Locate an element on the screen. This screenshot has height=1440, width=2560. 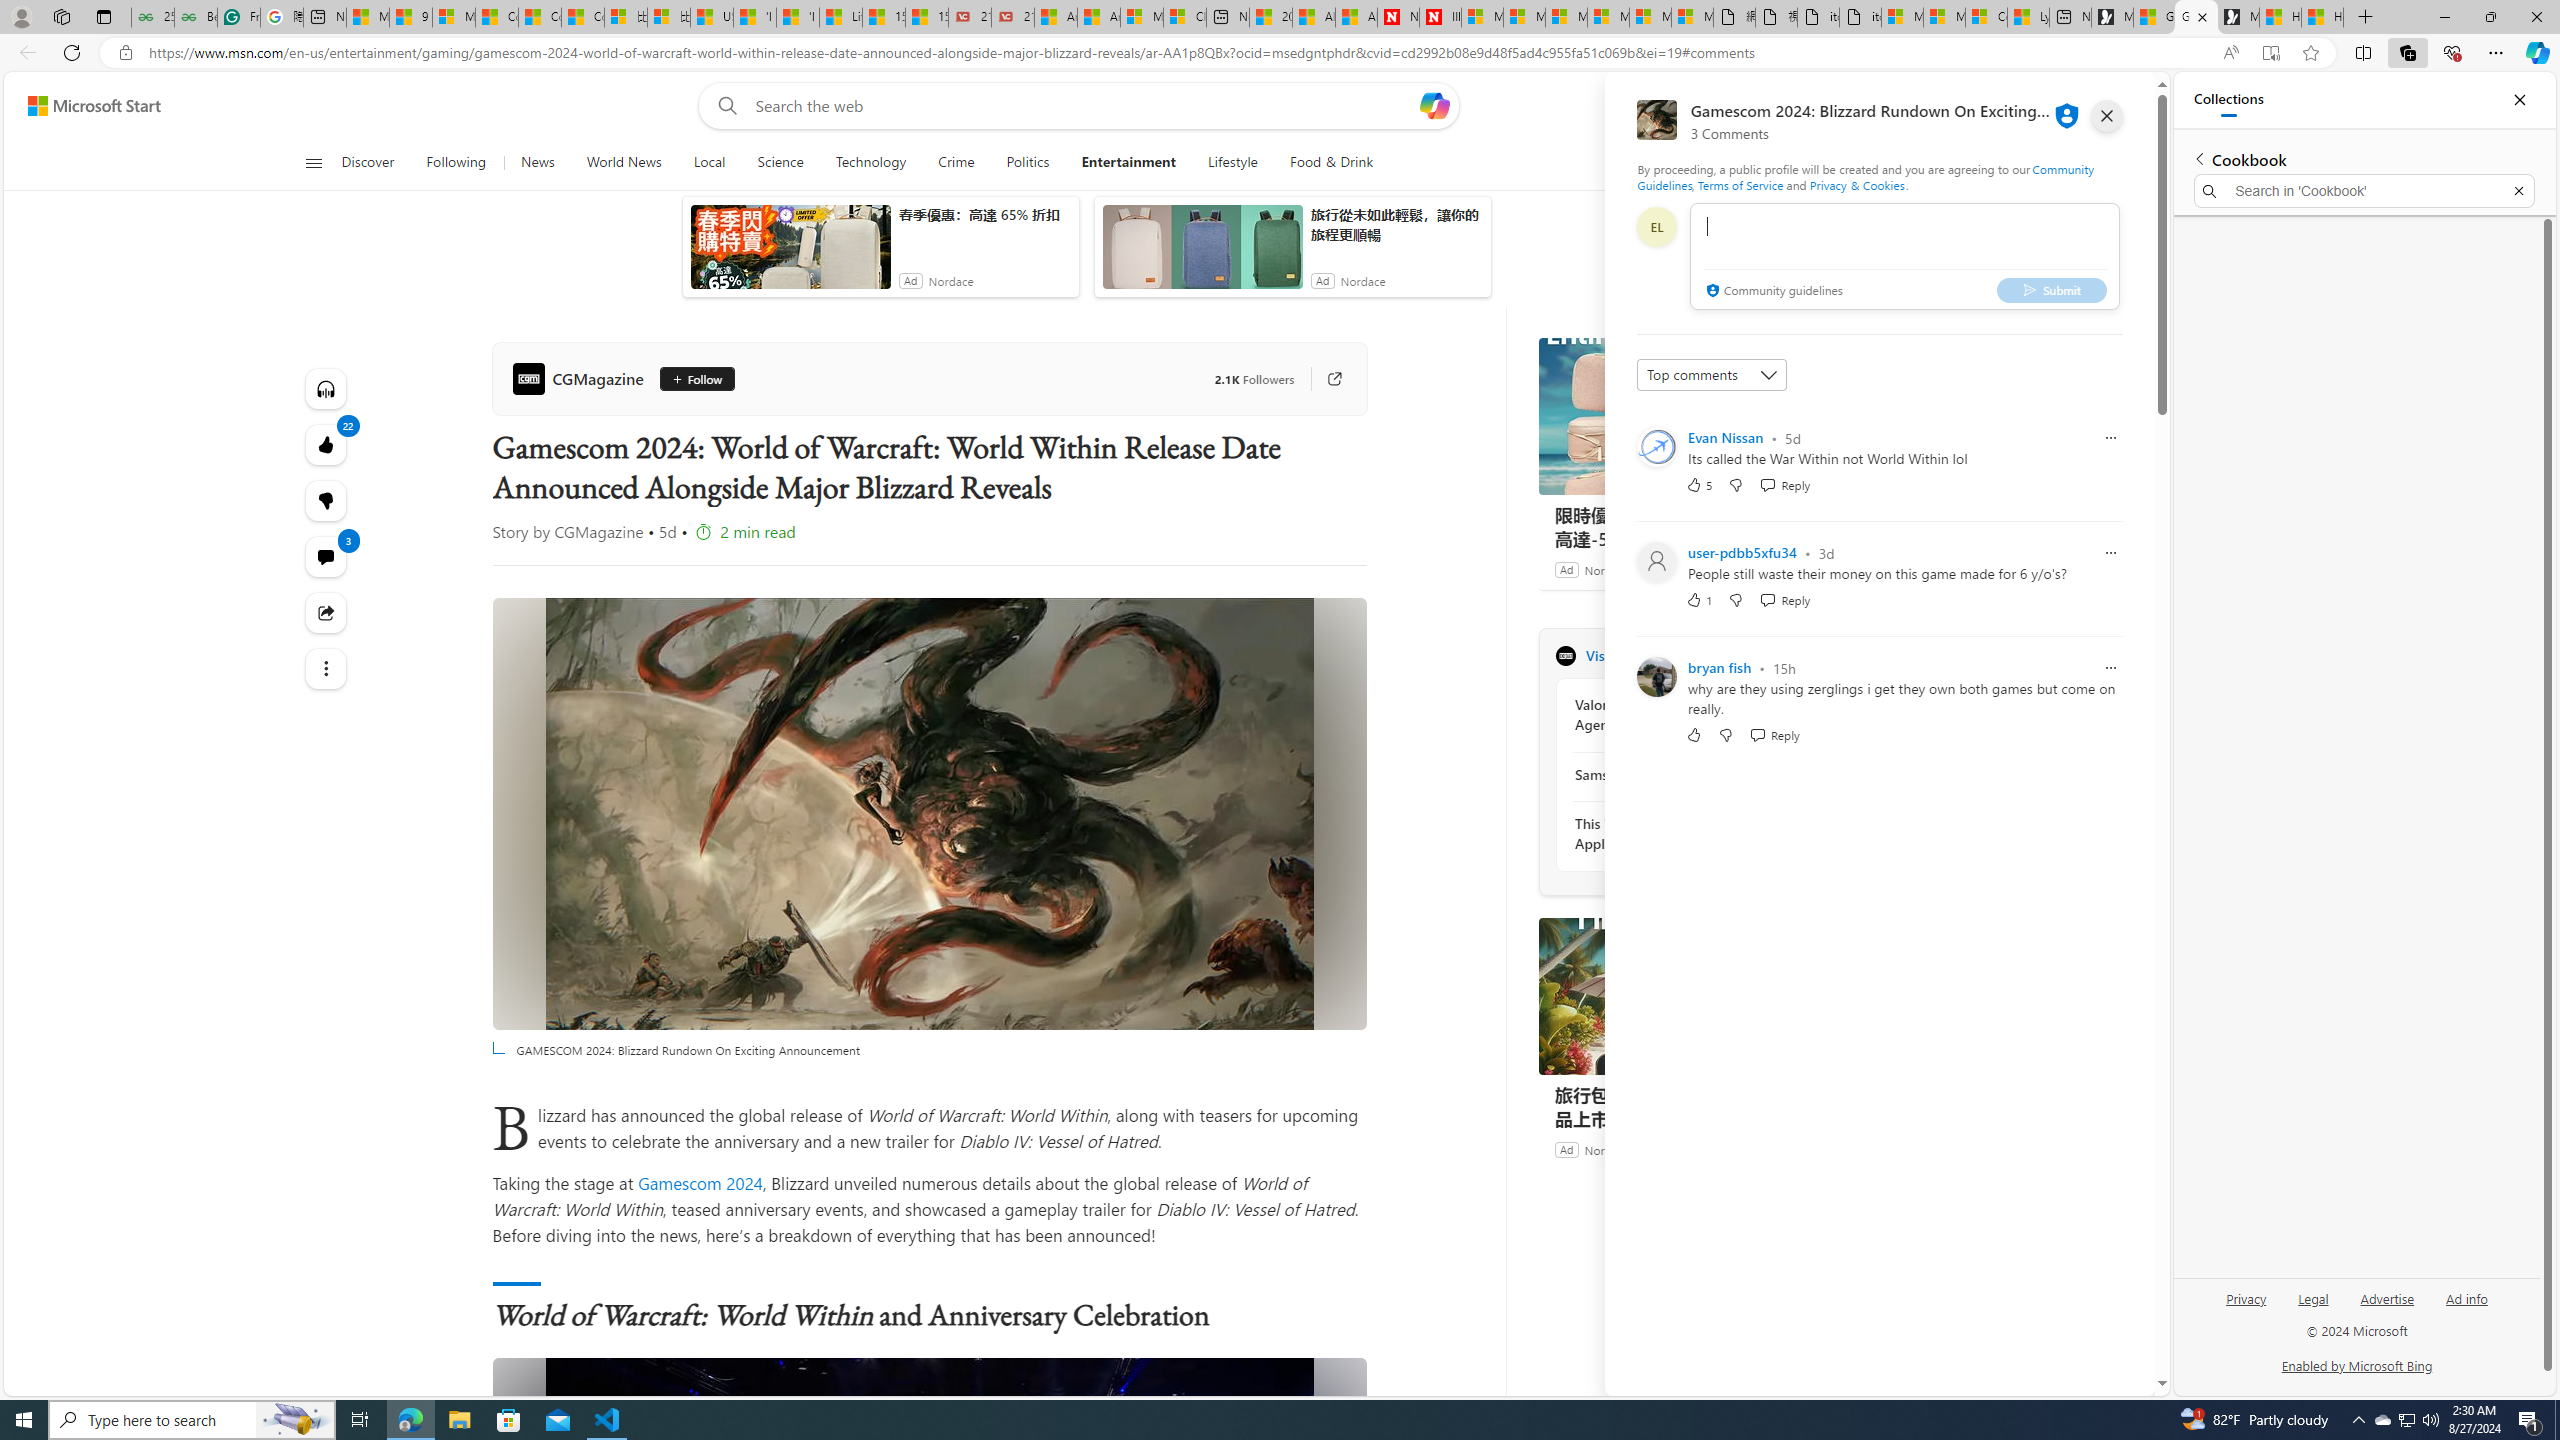
'Free AI Writing Assistance for Students | Grammarly' is located at coordinates (239, 16).